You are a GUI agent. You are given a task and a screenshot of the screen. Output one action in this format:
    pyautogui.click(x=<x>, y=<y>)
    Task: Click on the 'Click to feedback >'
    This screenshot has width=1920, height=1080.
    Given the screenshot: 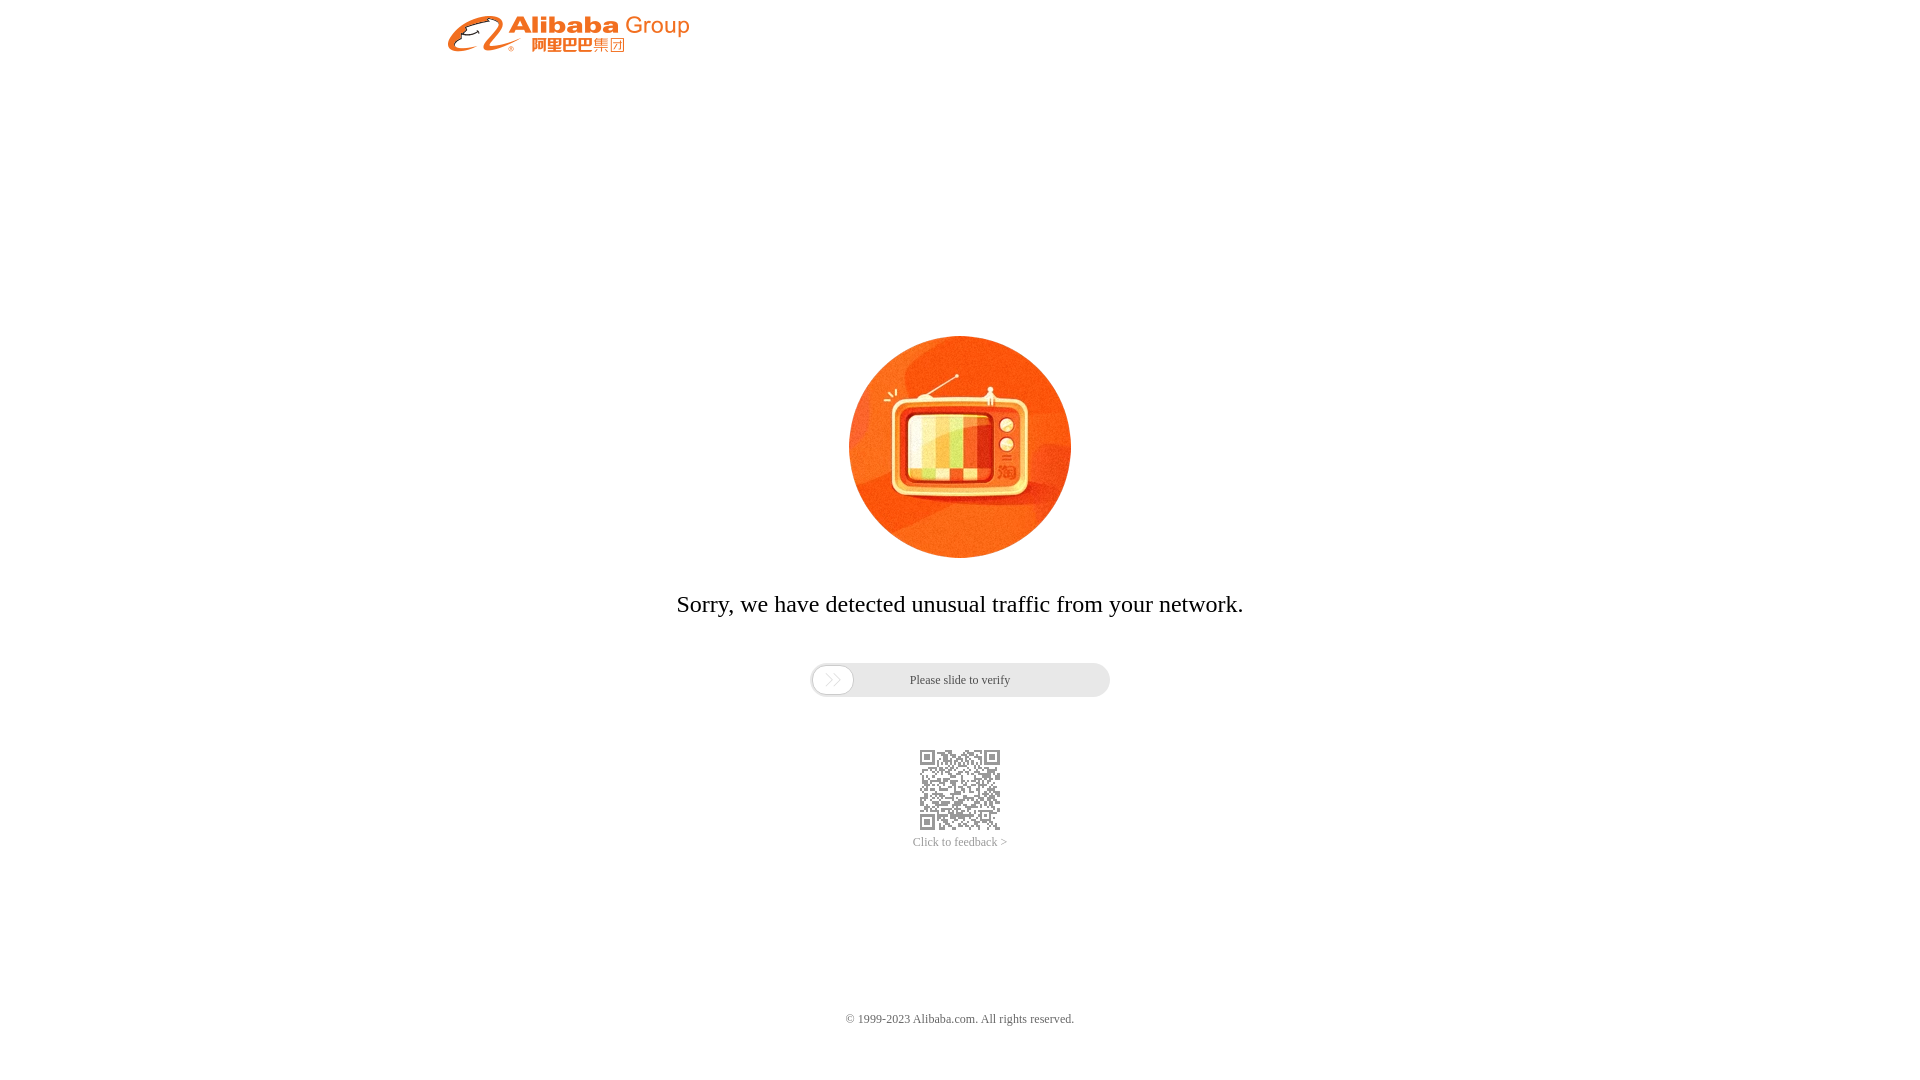 What is the action you would take?
    pyautogui.click(x=911, y=842)
    